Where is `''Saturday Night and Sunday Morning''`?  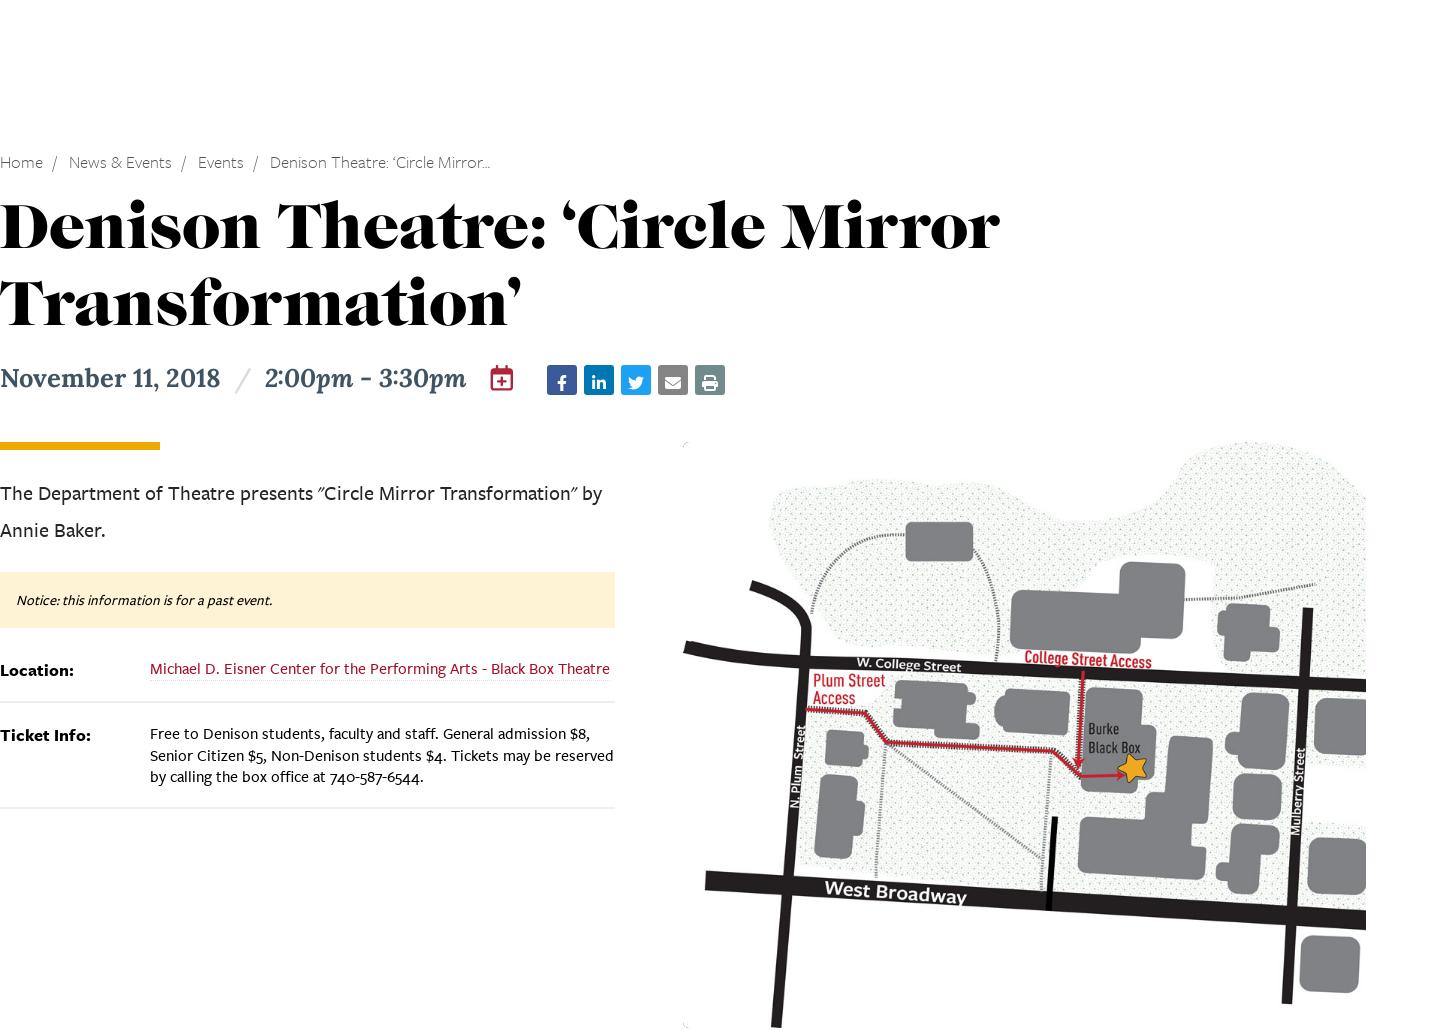 ''Saturday Night and Sunday Morning'' is located at coordinates (317, 448).